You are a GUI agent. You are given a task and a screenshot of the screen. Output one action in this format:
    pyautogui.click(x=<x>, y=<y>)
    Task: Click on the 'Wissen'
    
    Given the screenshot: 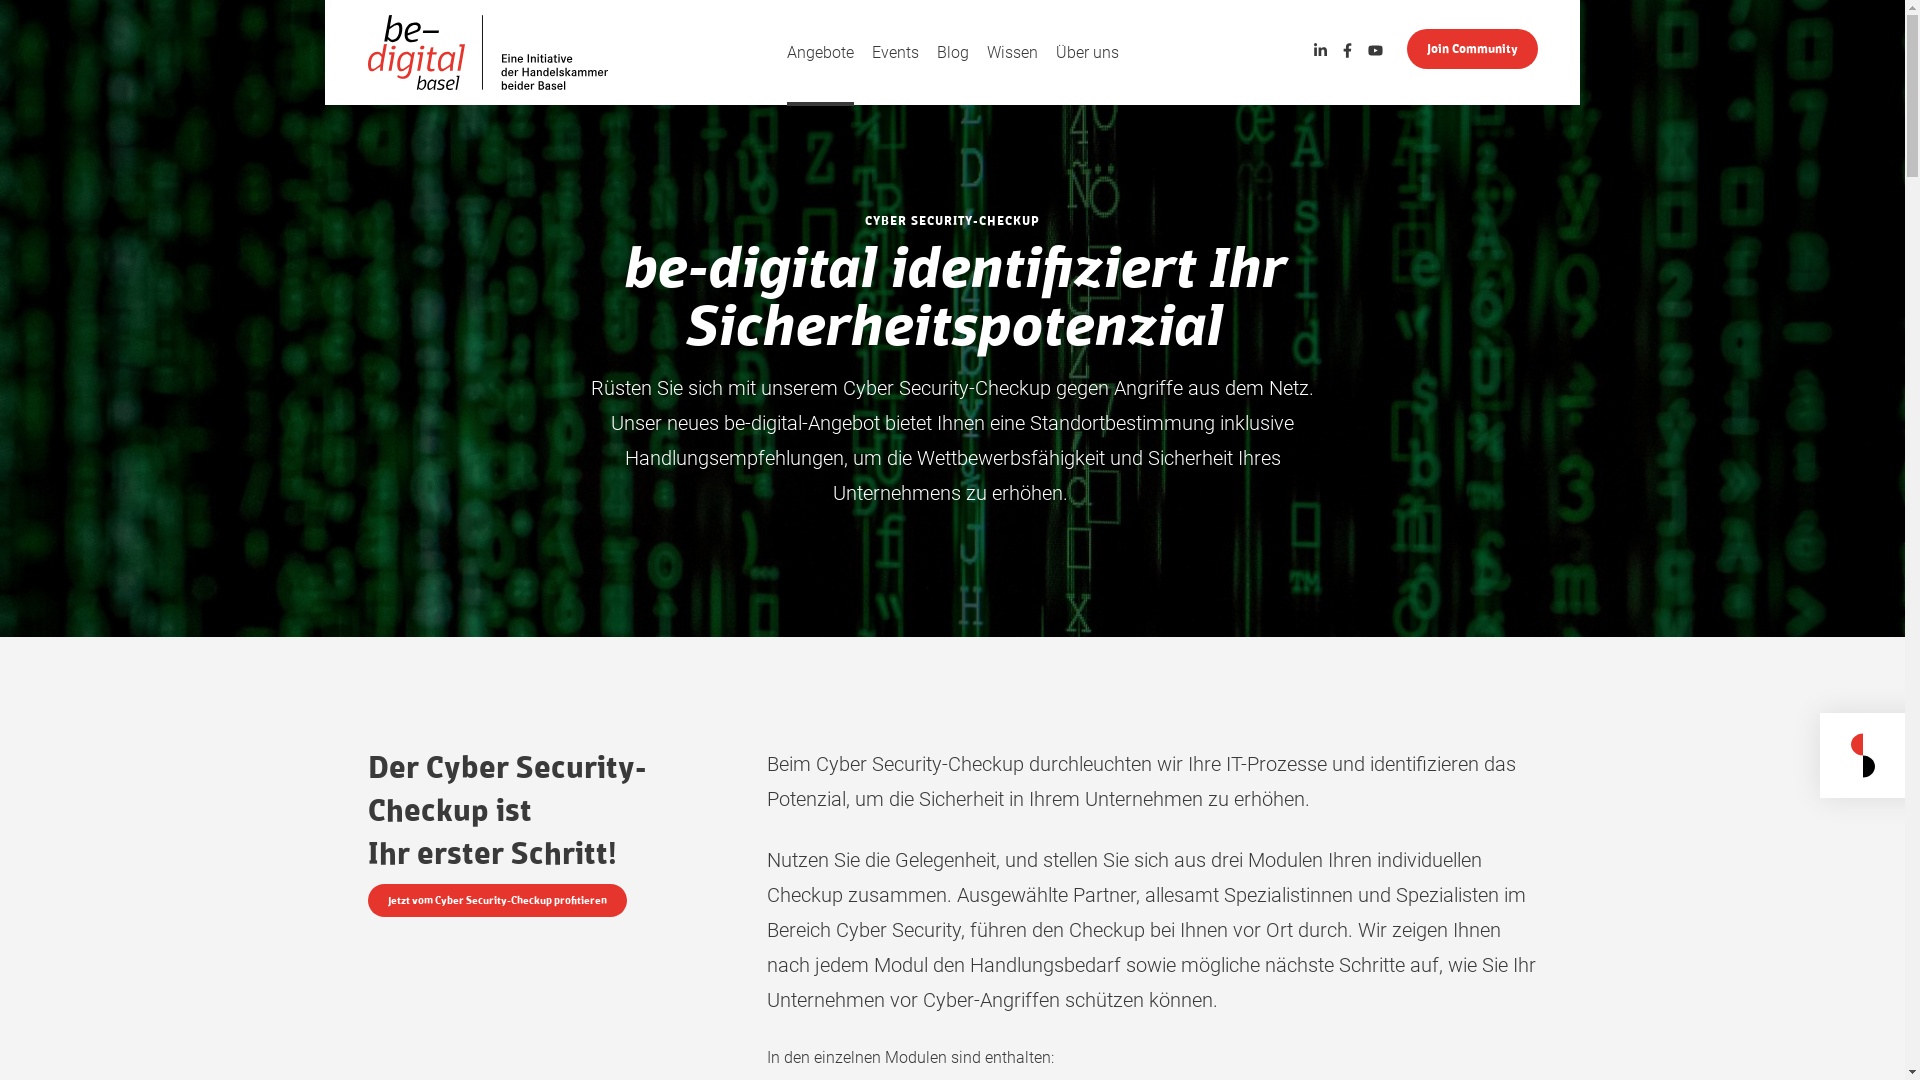 What is the action you would take?
    pyautogui.click(x=1011, y=51)
    